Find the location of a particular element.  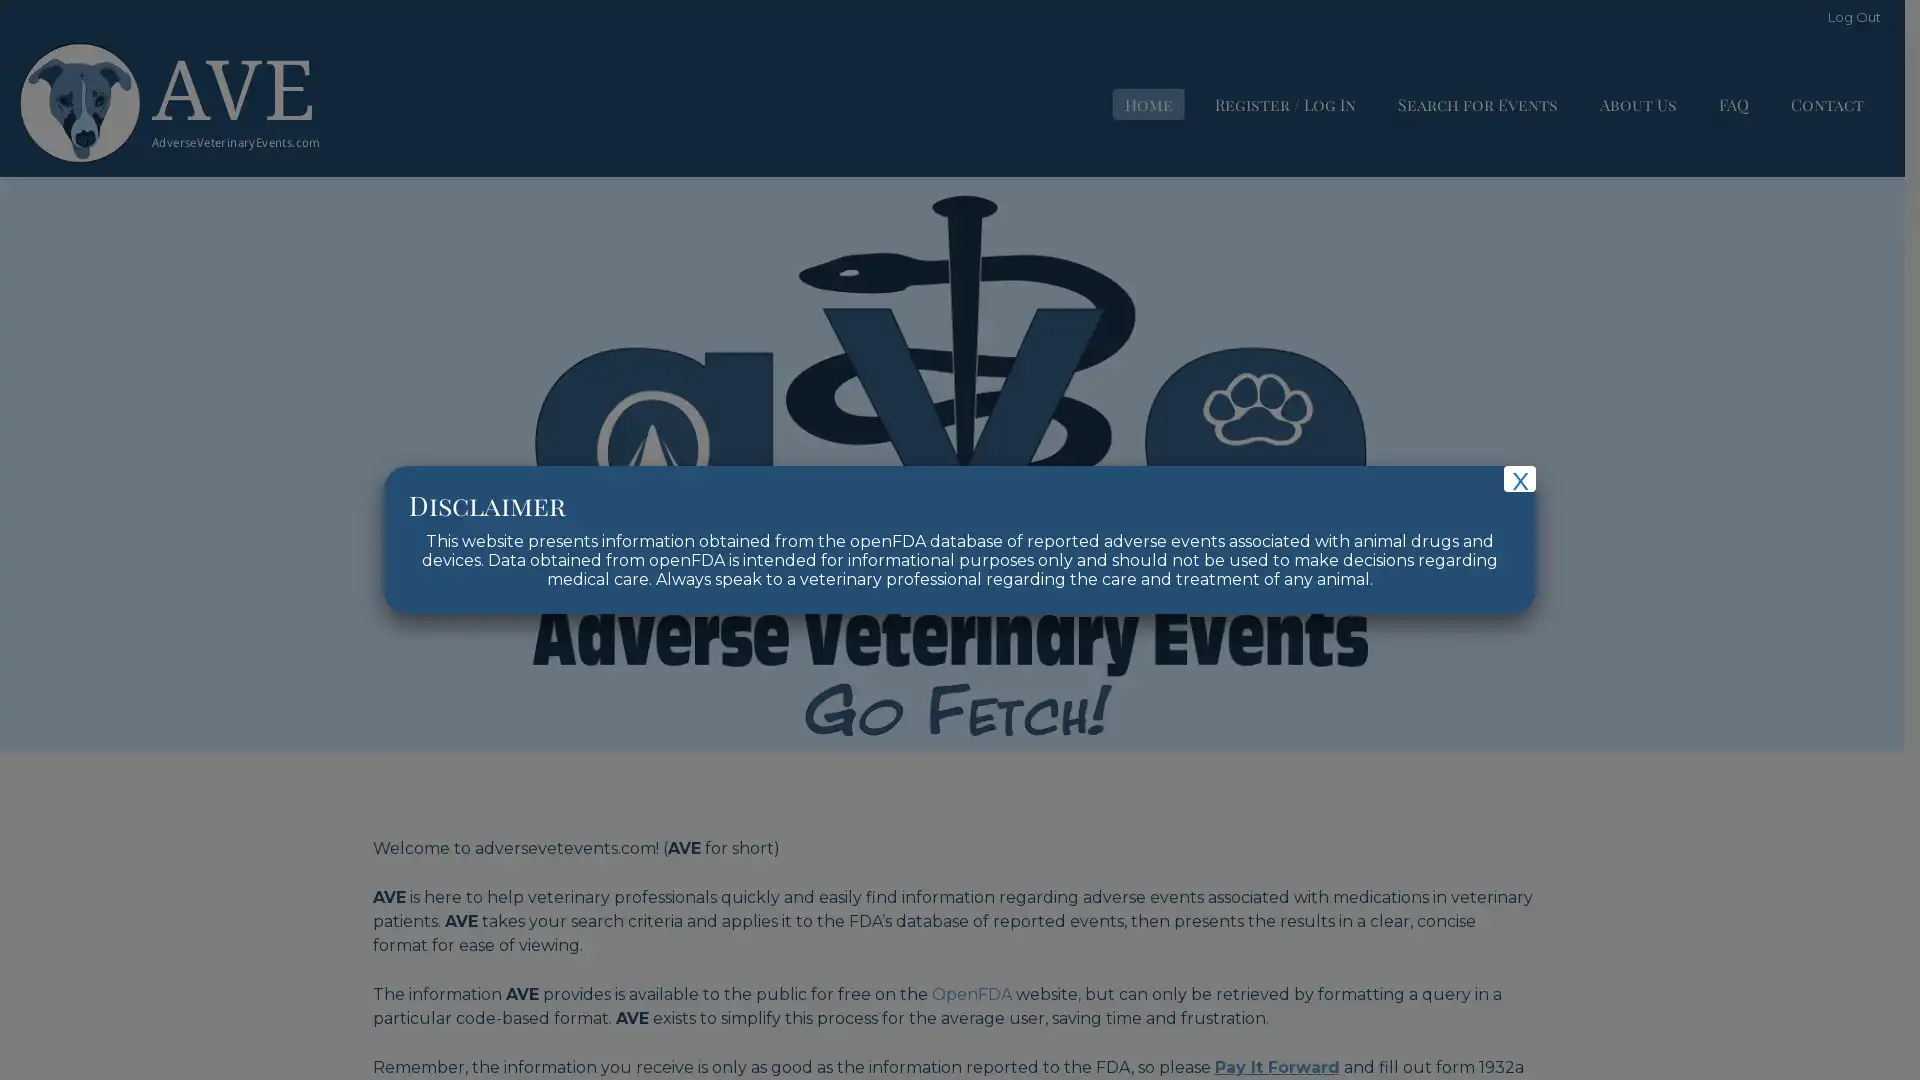

Close is located at coordinates (1520, 478).